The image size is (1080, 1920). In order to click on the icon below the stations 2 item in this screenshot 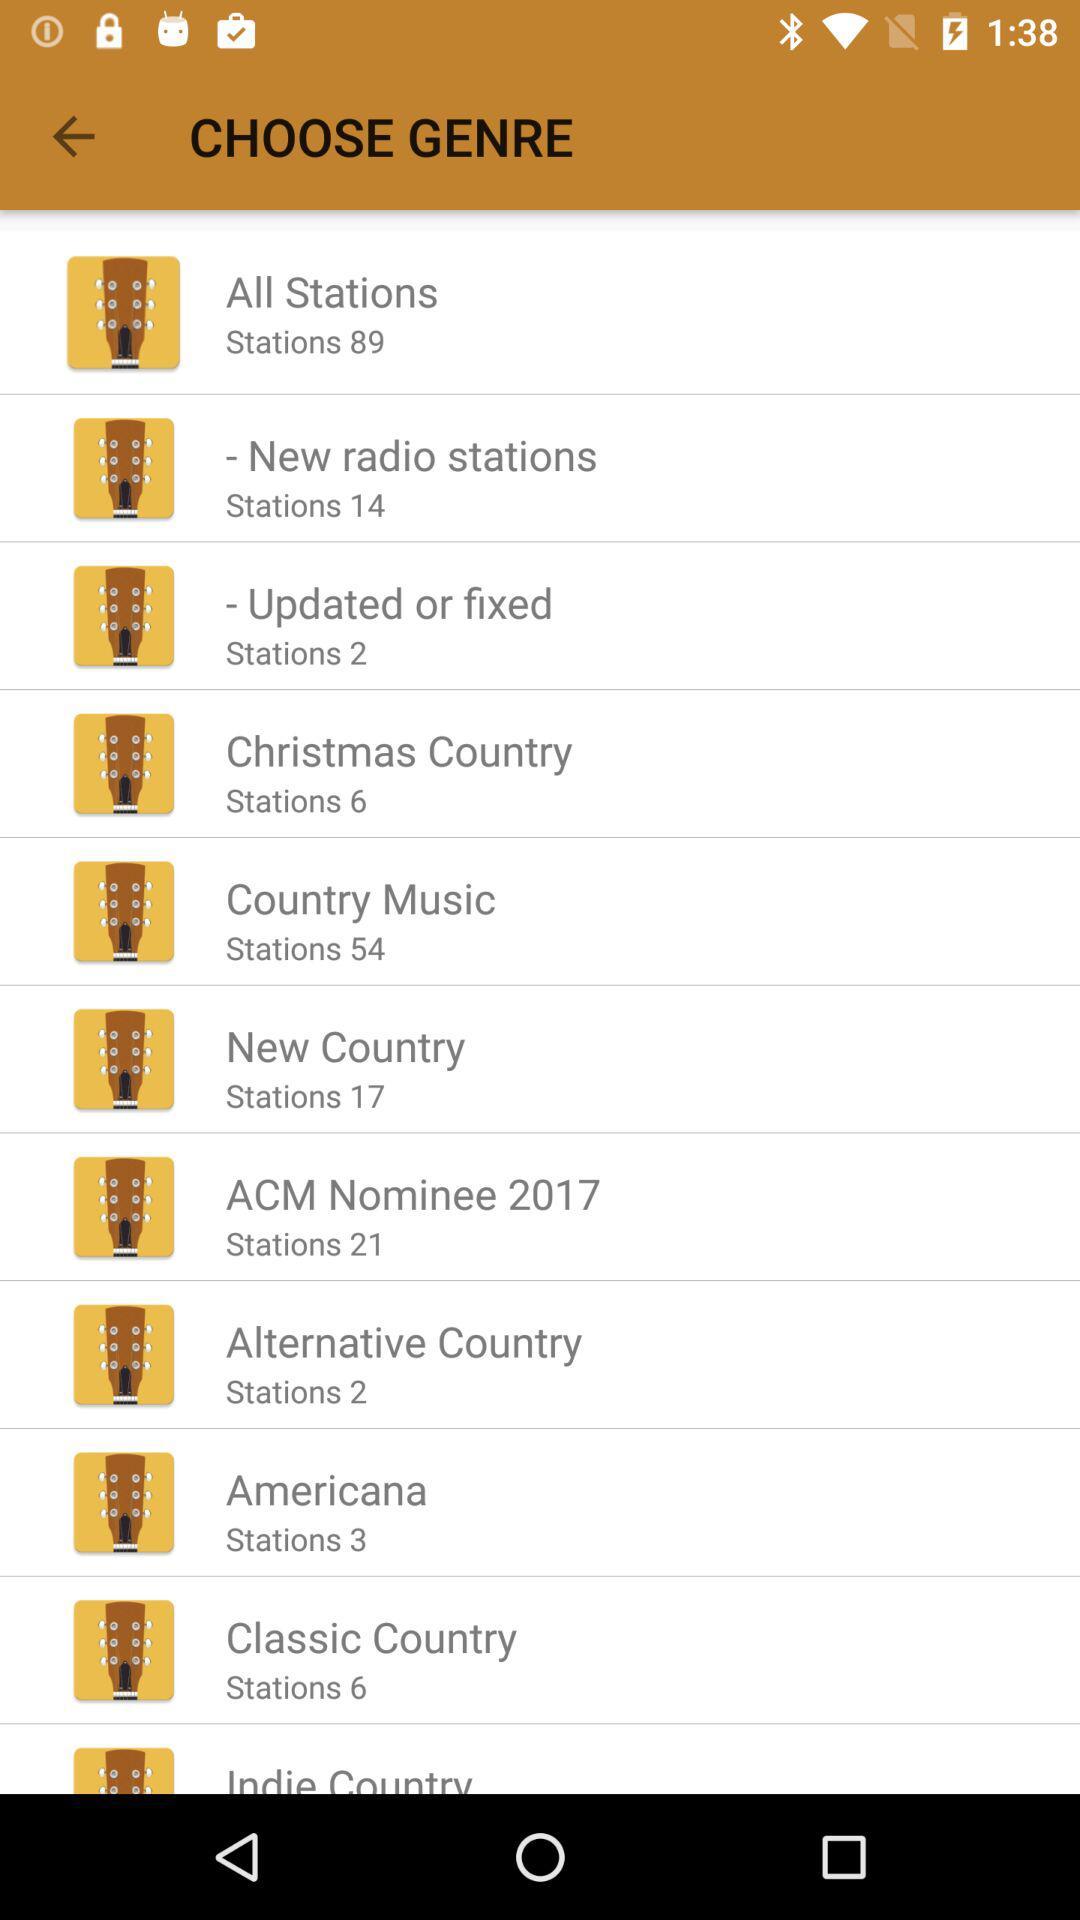, I will do `click(399, 748)`.